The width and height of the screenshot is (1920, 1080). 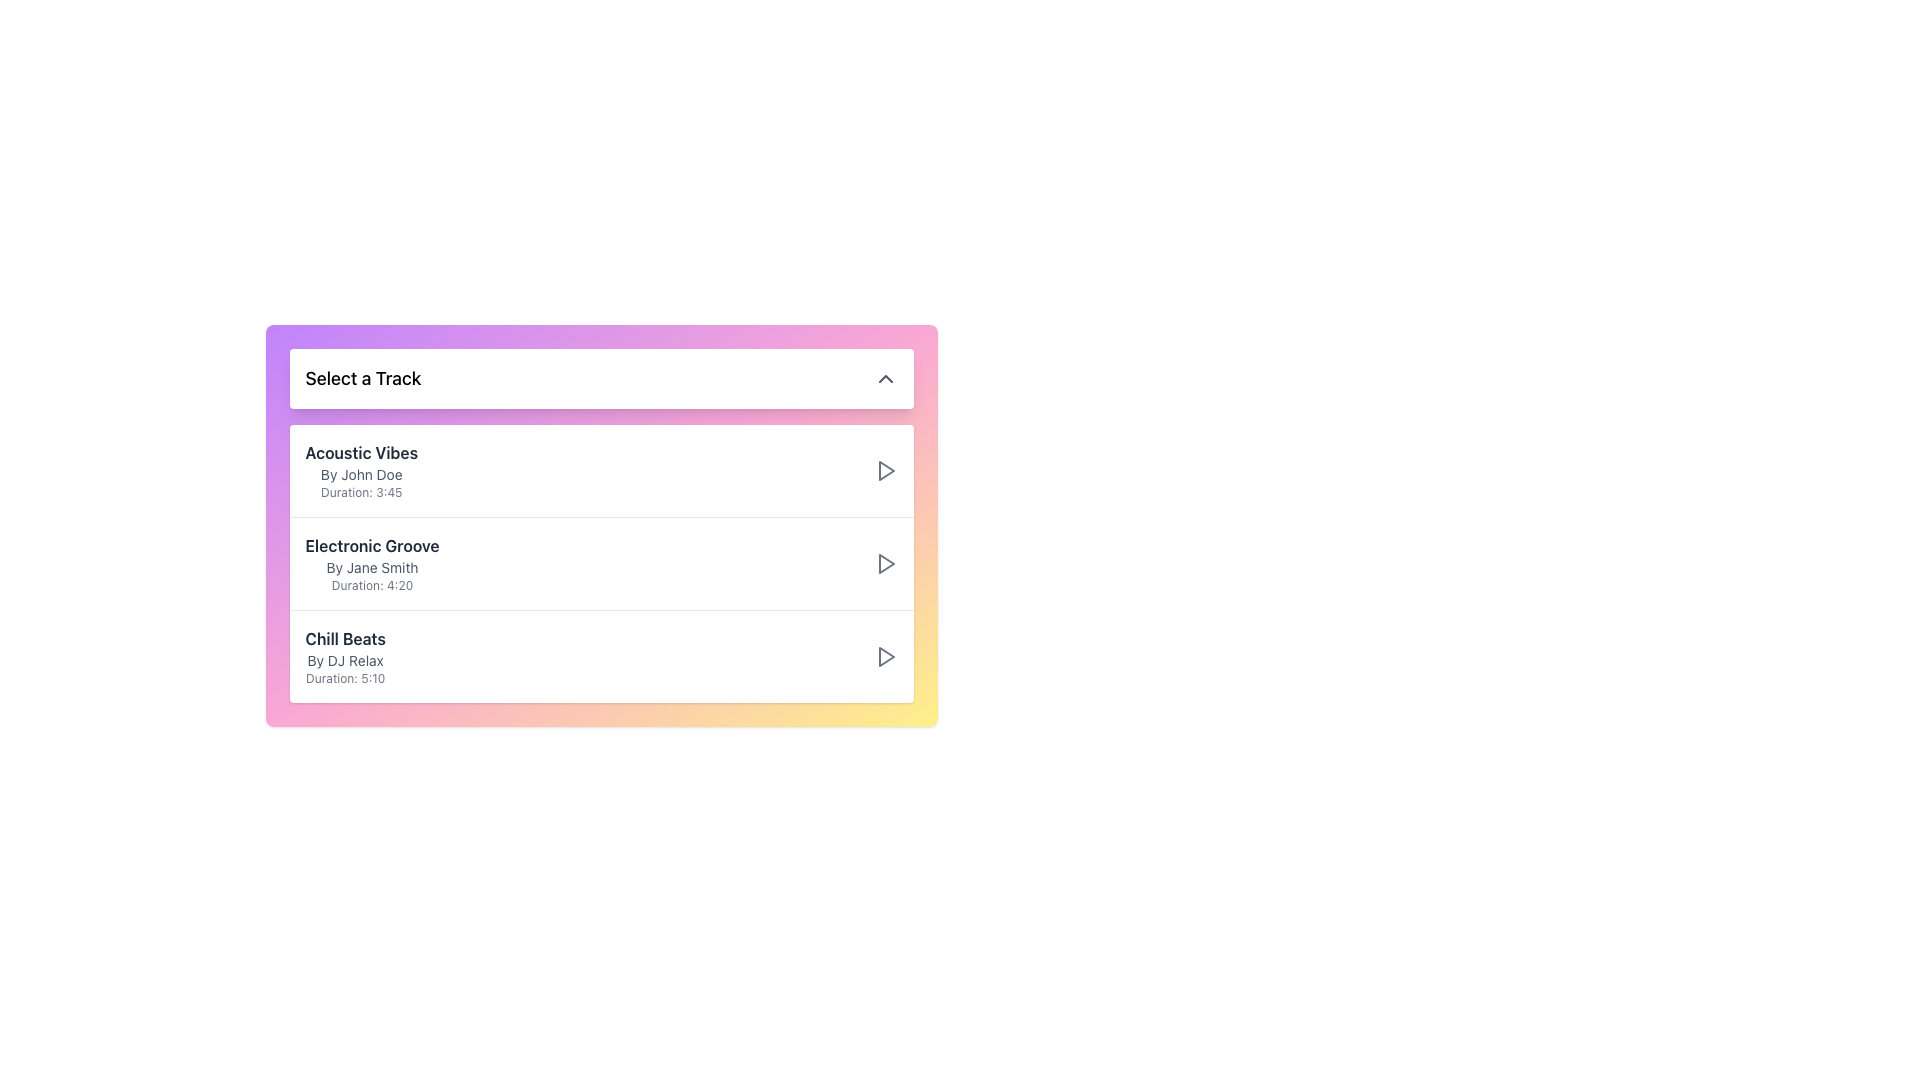 I want to click on the text snippet displaying 'By DJ Relax', which is styled in light gray and located in the middle section of the interface below the title 'Chill Beats', so click(x=345, y=660).